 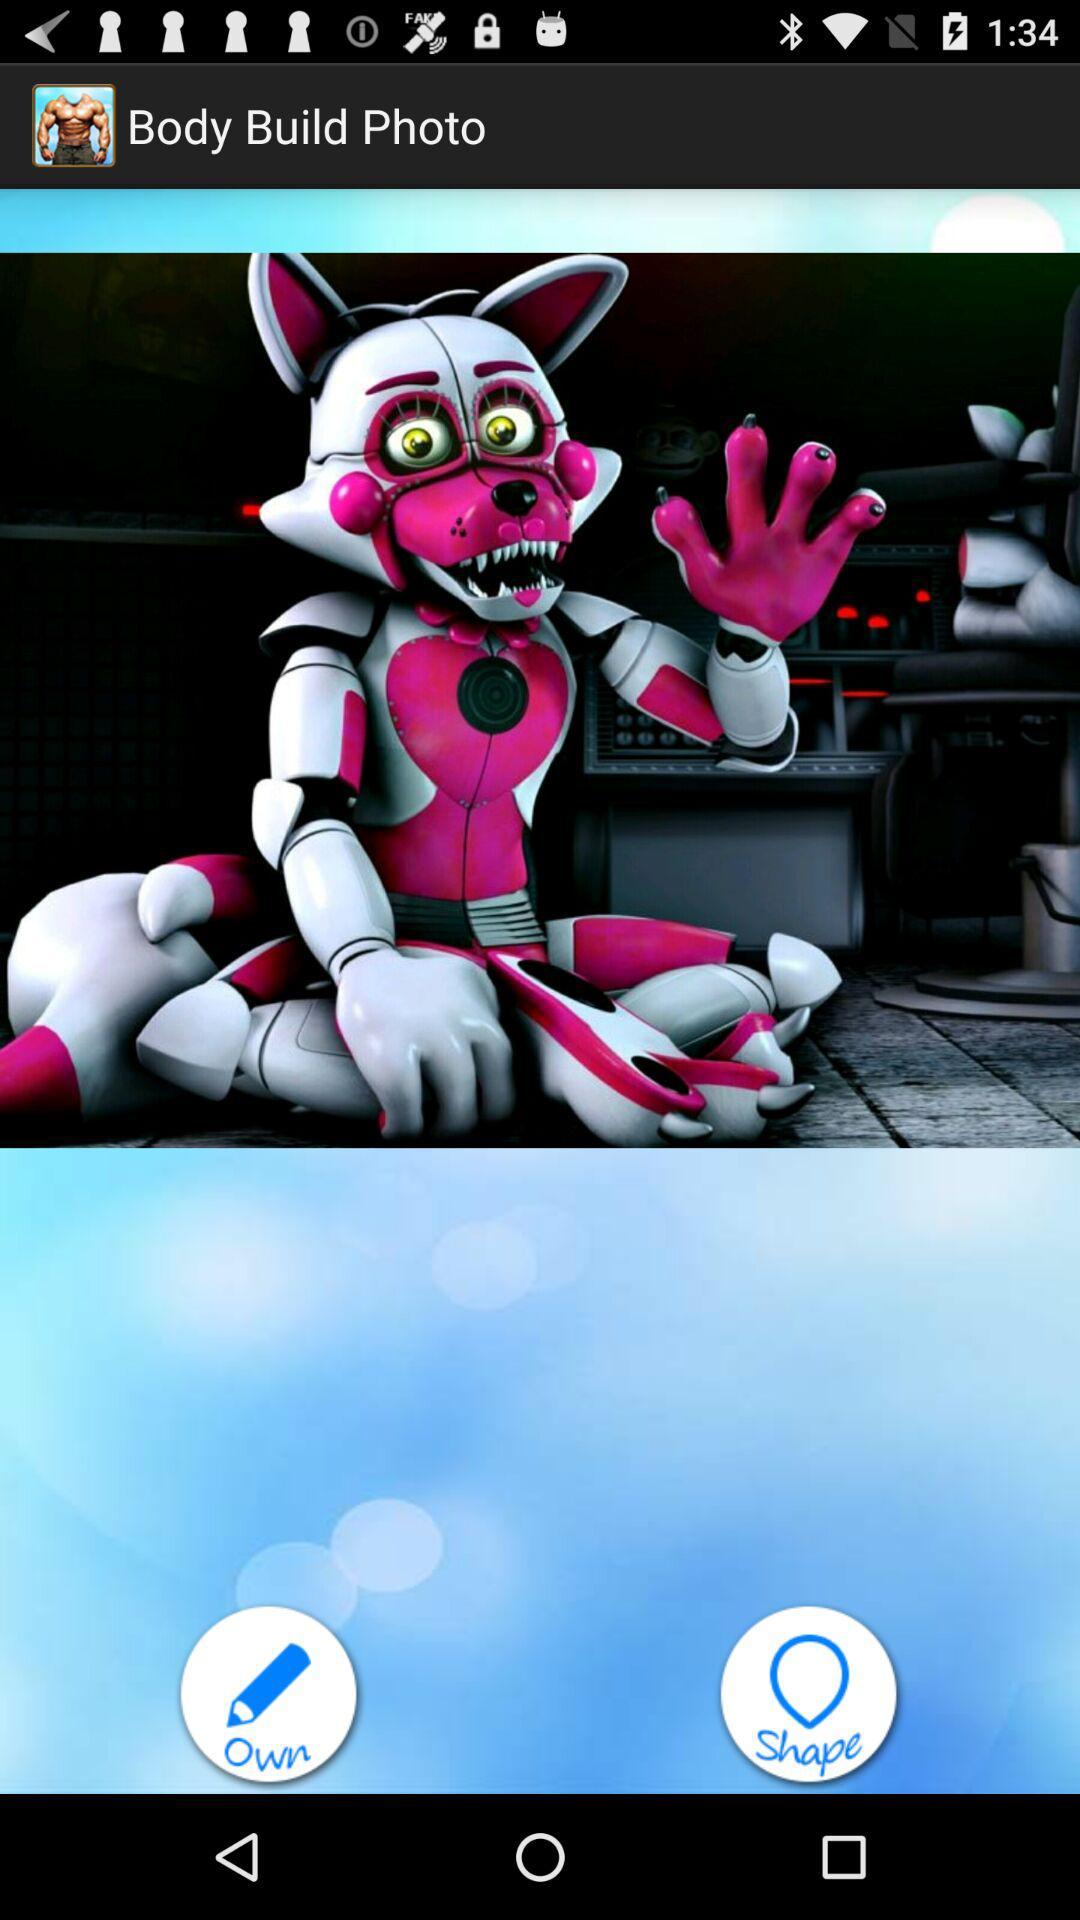 I want to click on icon at the bottom right corner, so click(x=810, y=1696).